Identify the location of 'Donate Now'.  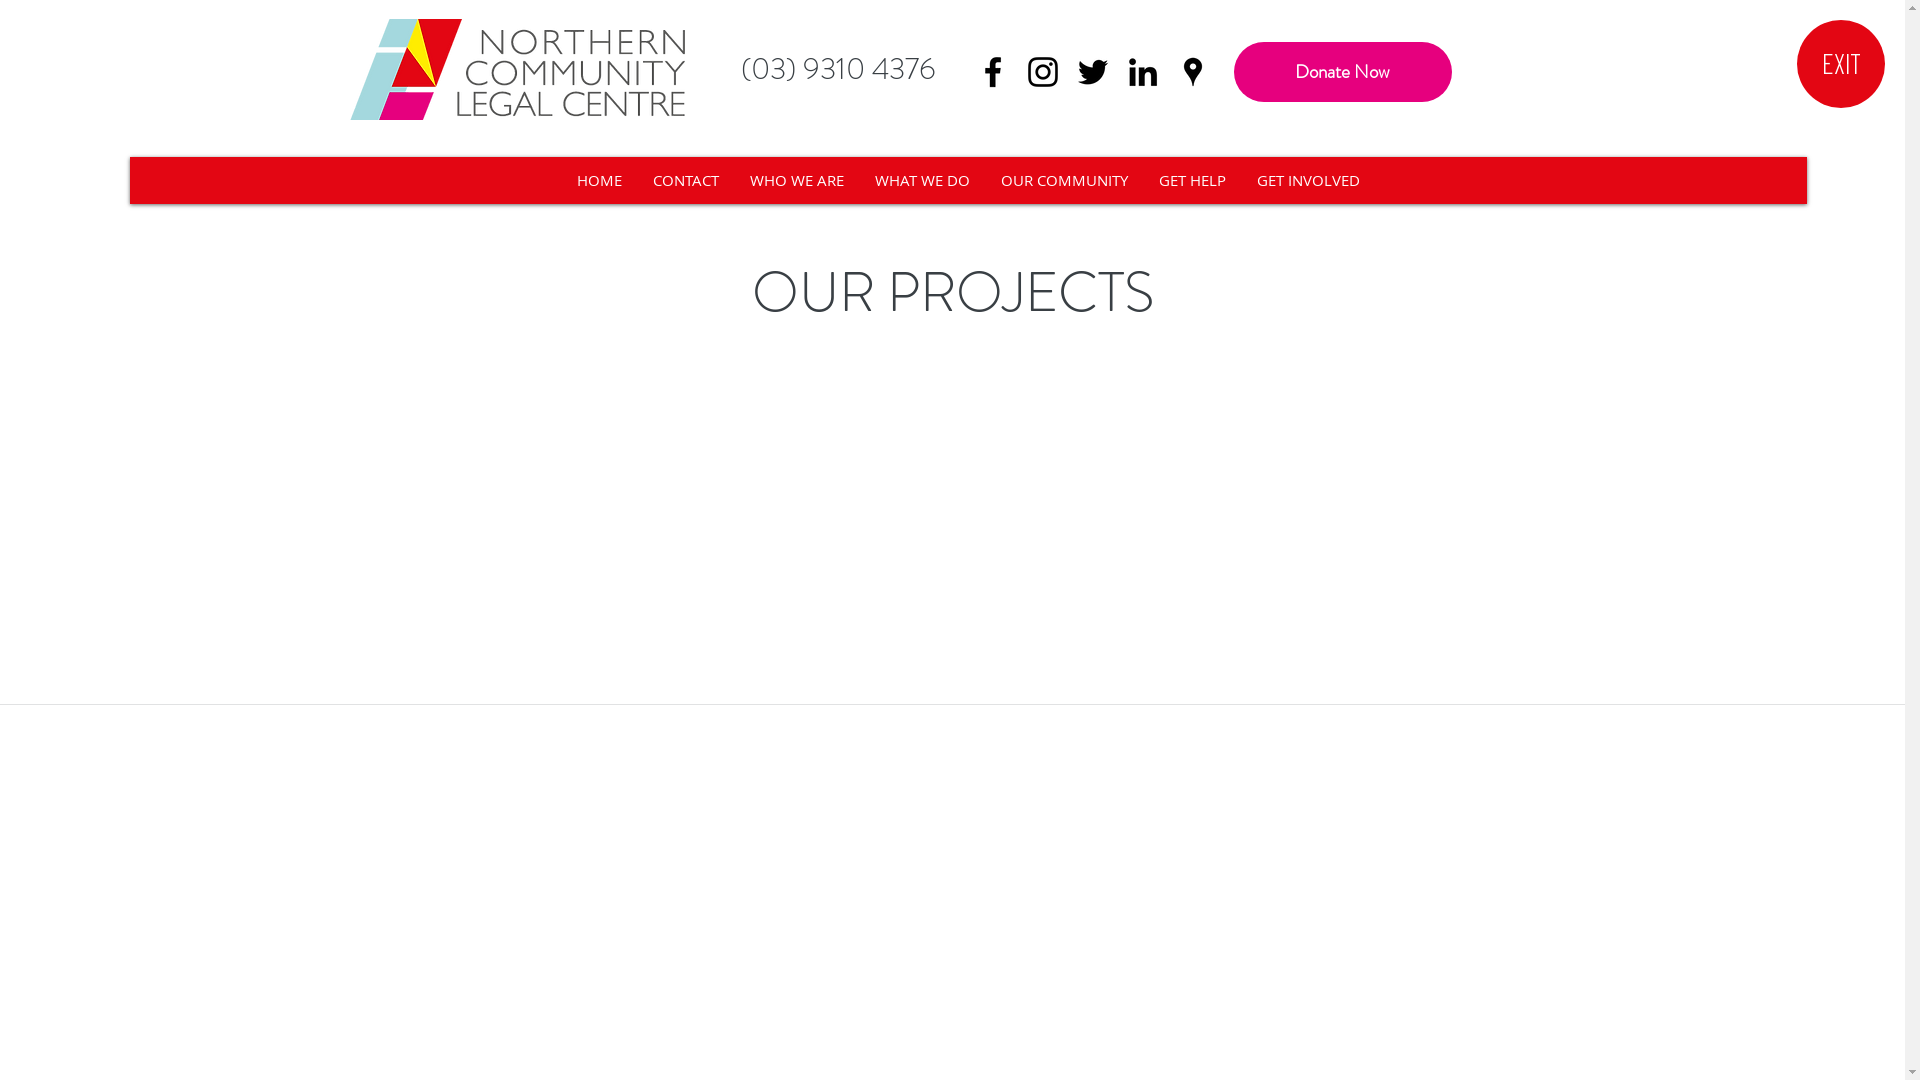
(1343, 71).